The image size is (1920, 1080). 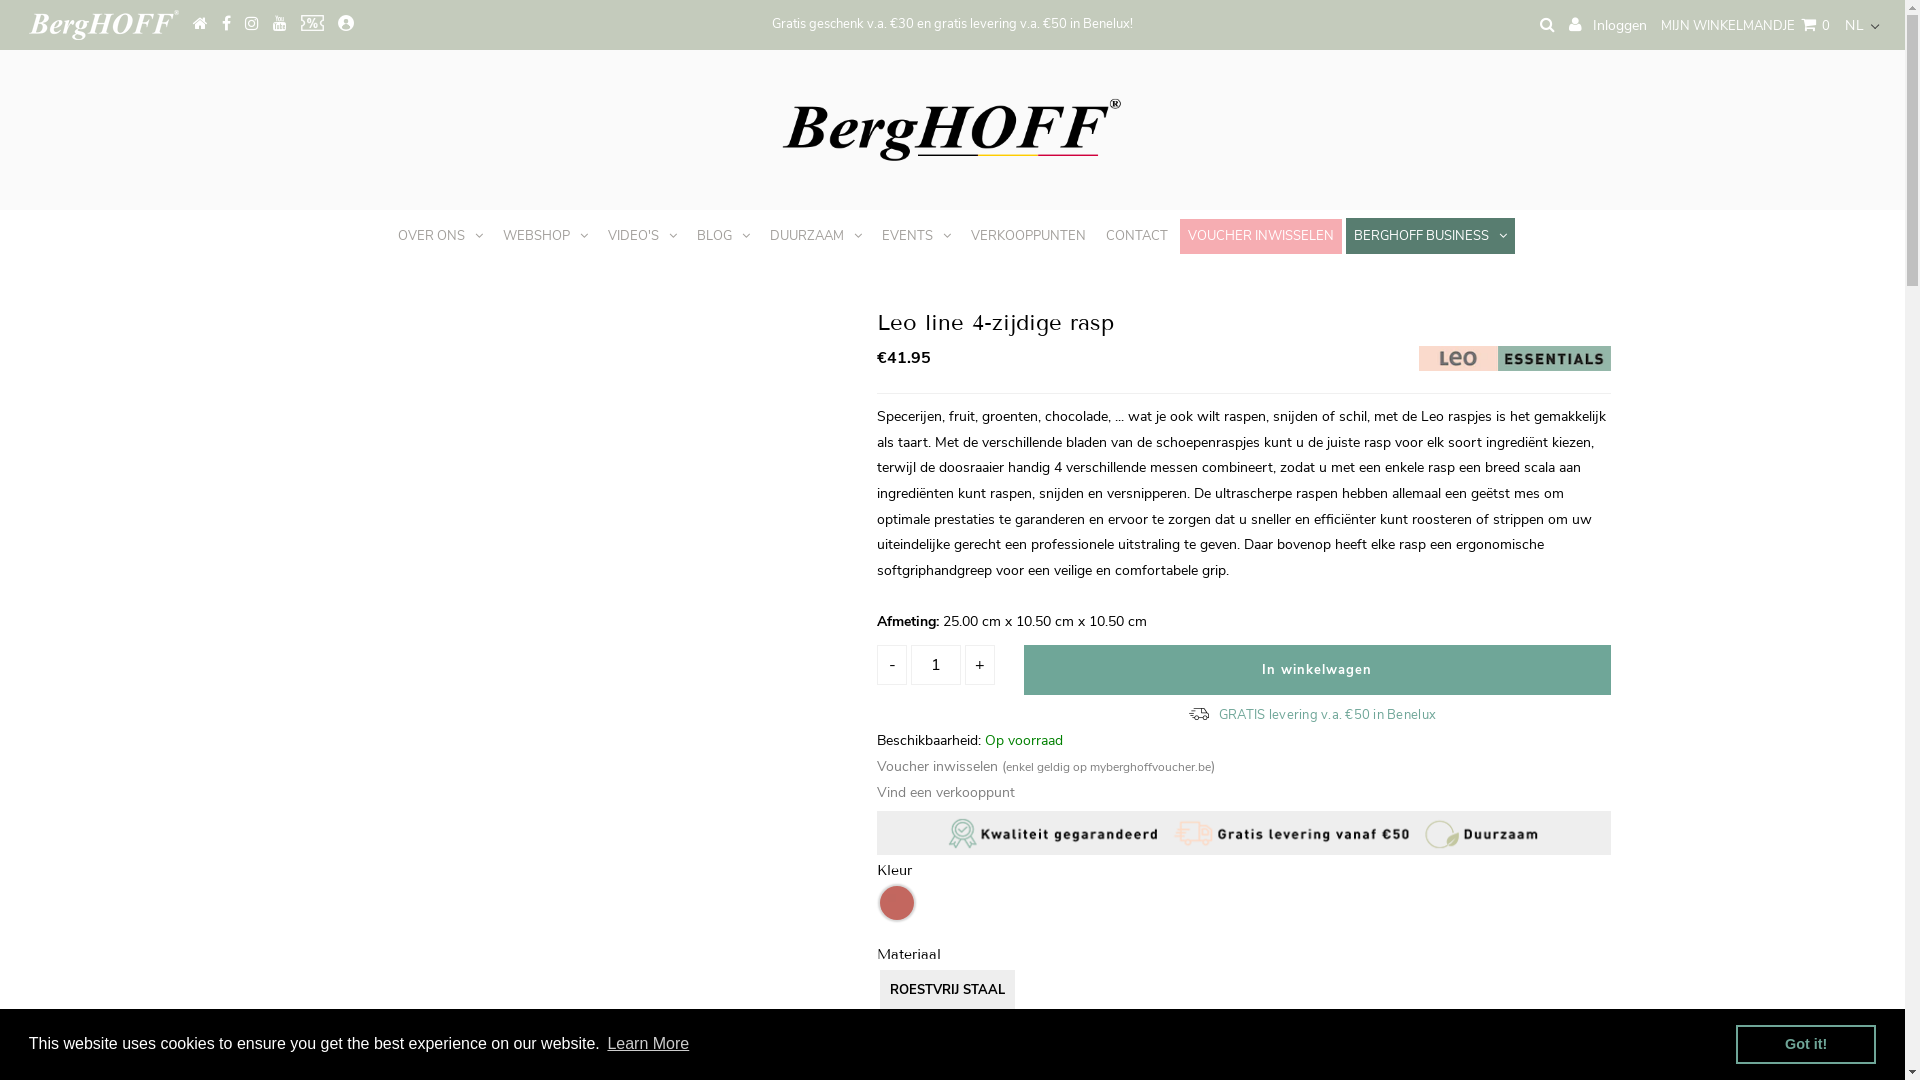 What do you see at coordinates (877, 791) in the screenshot?
I see `'Vind een verkooppunt'` at bounding box center [877, 791].